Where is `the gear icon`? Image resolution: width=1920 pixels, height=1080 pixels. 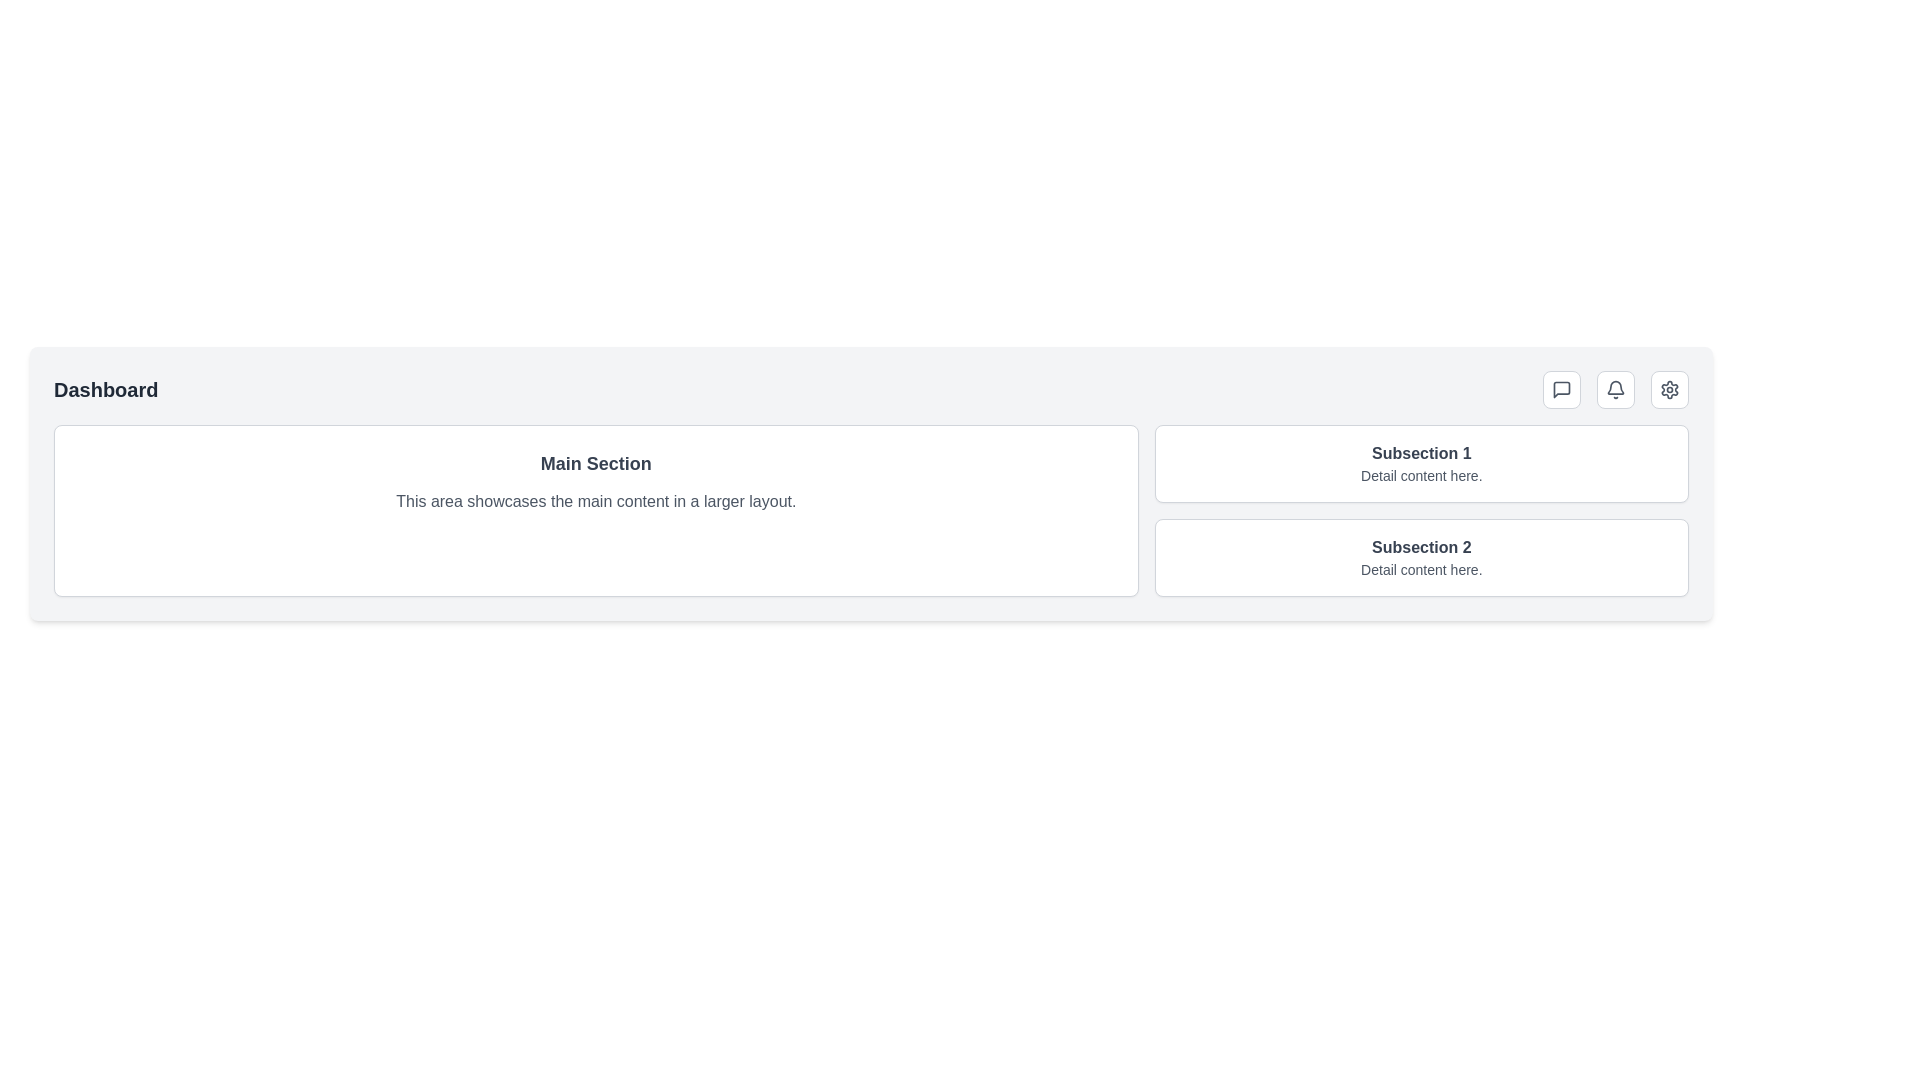 the gear icon is located at coordinates (1670, 389).